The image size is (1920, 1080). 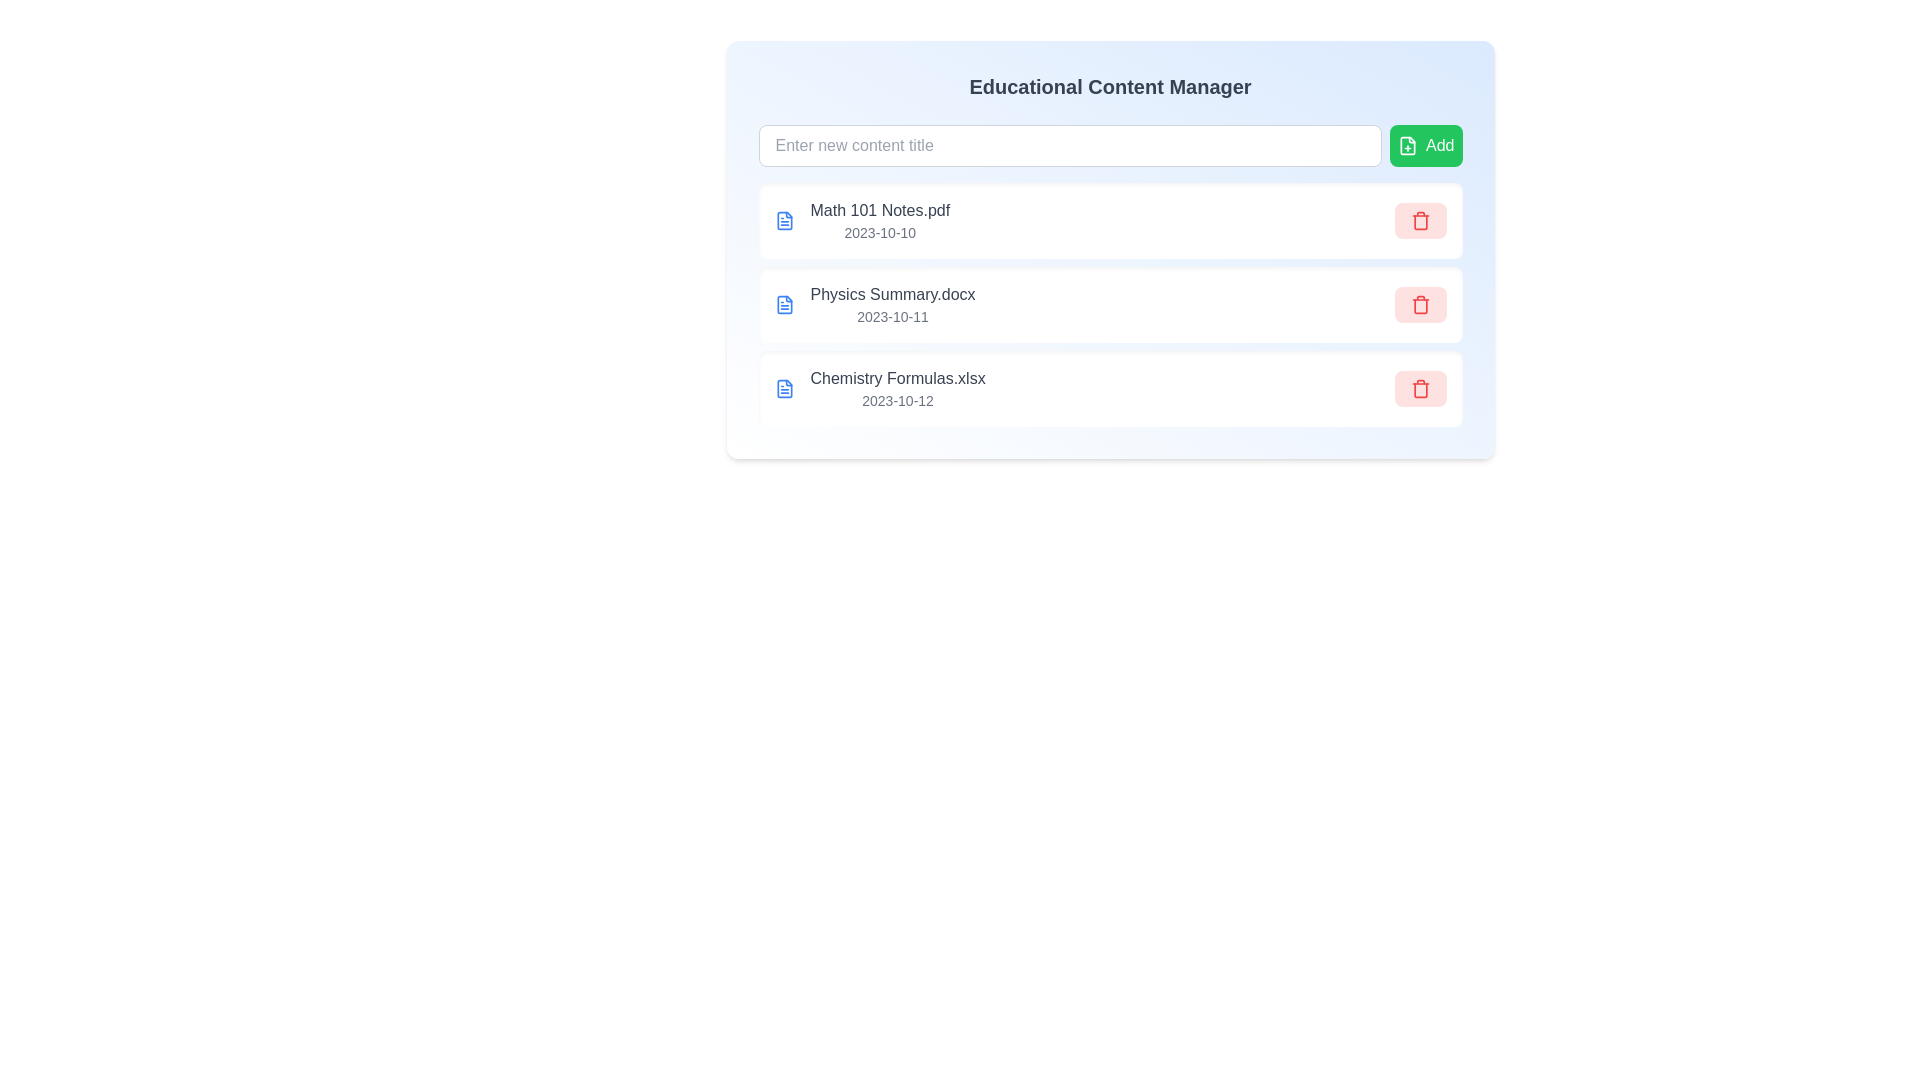 I want to click on the icon representing the 'Add' functionality located in the top-right corner of the panel, so click(x=1406, y=145).